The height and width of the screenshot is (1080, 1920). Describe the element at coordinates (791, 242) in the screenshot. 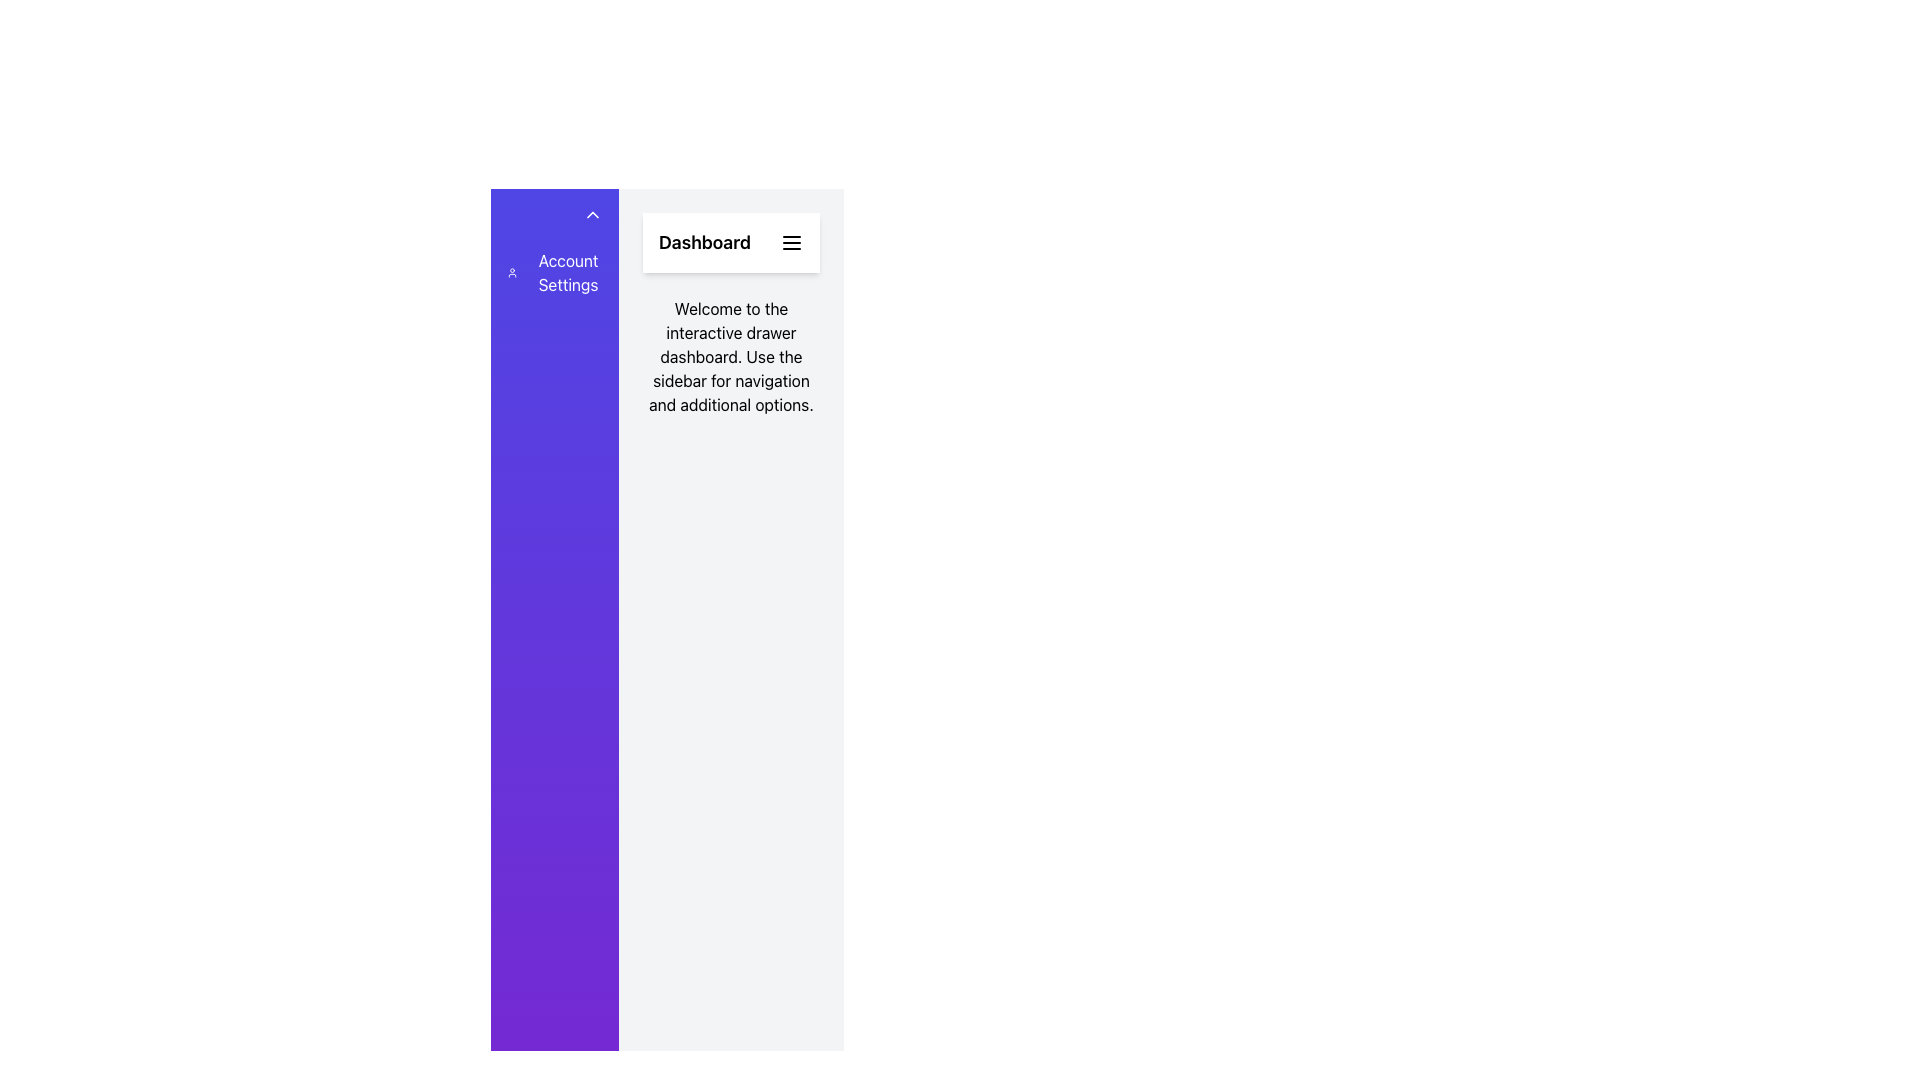

I see `the hamburger menu icon located to the right of the 'Dashboard' text in the header` at that location.